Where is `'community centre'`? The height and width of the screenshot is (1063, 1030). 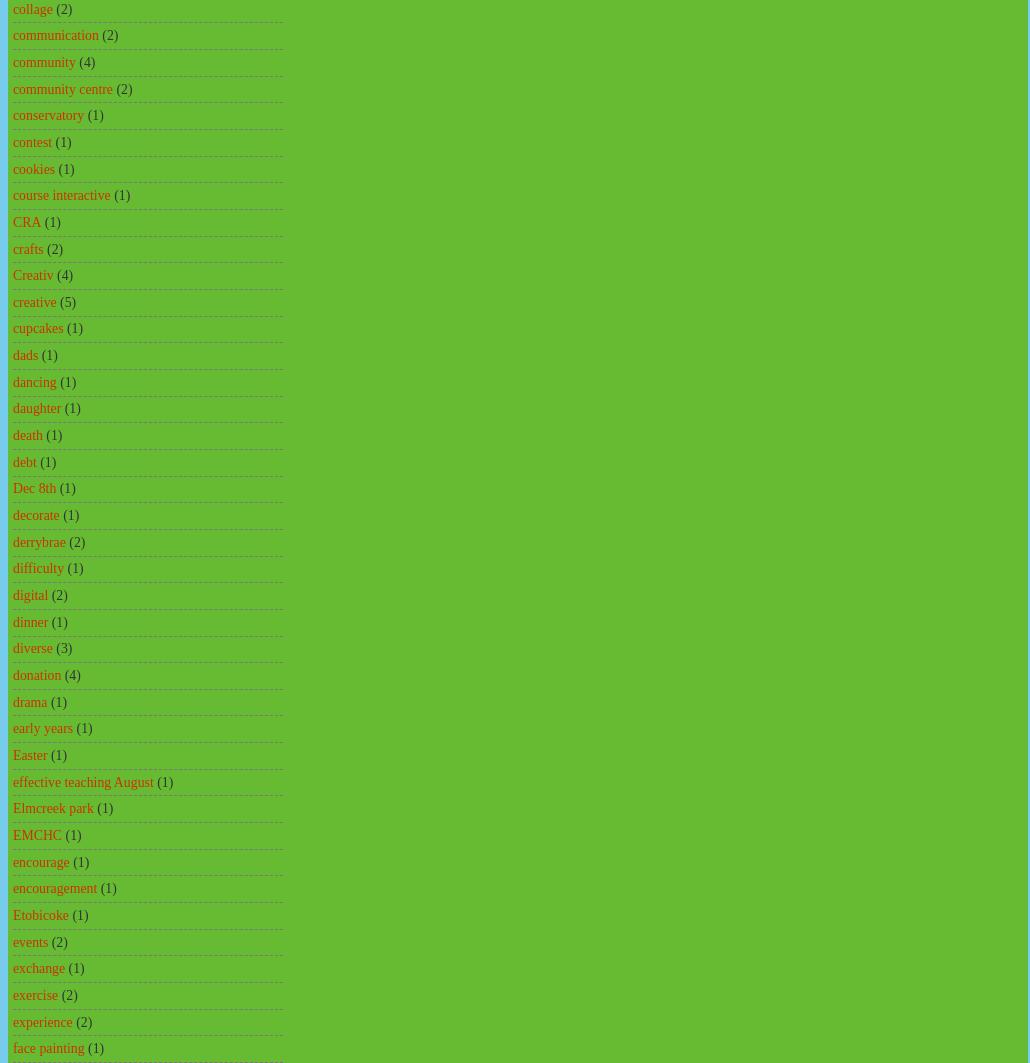 'community centre' is located at coordinates (63, 88).